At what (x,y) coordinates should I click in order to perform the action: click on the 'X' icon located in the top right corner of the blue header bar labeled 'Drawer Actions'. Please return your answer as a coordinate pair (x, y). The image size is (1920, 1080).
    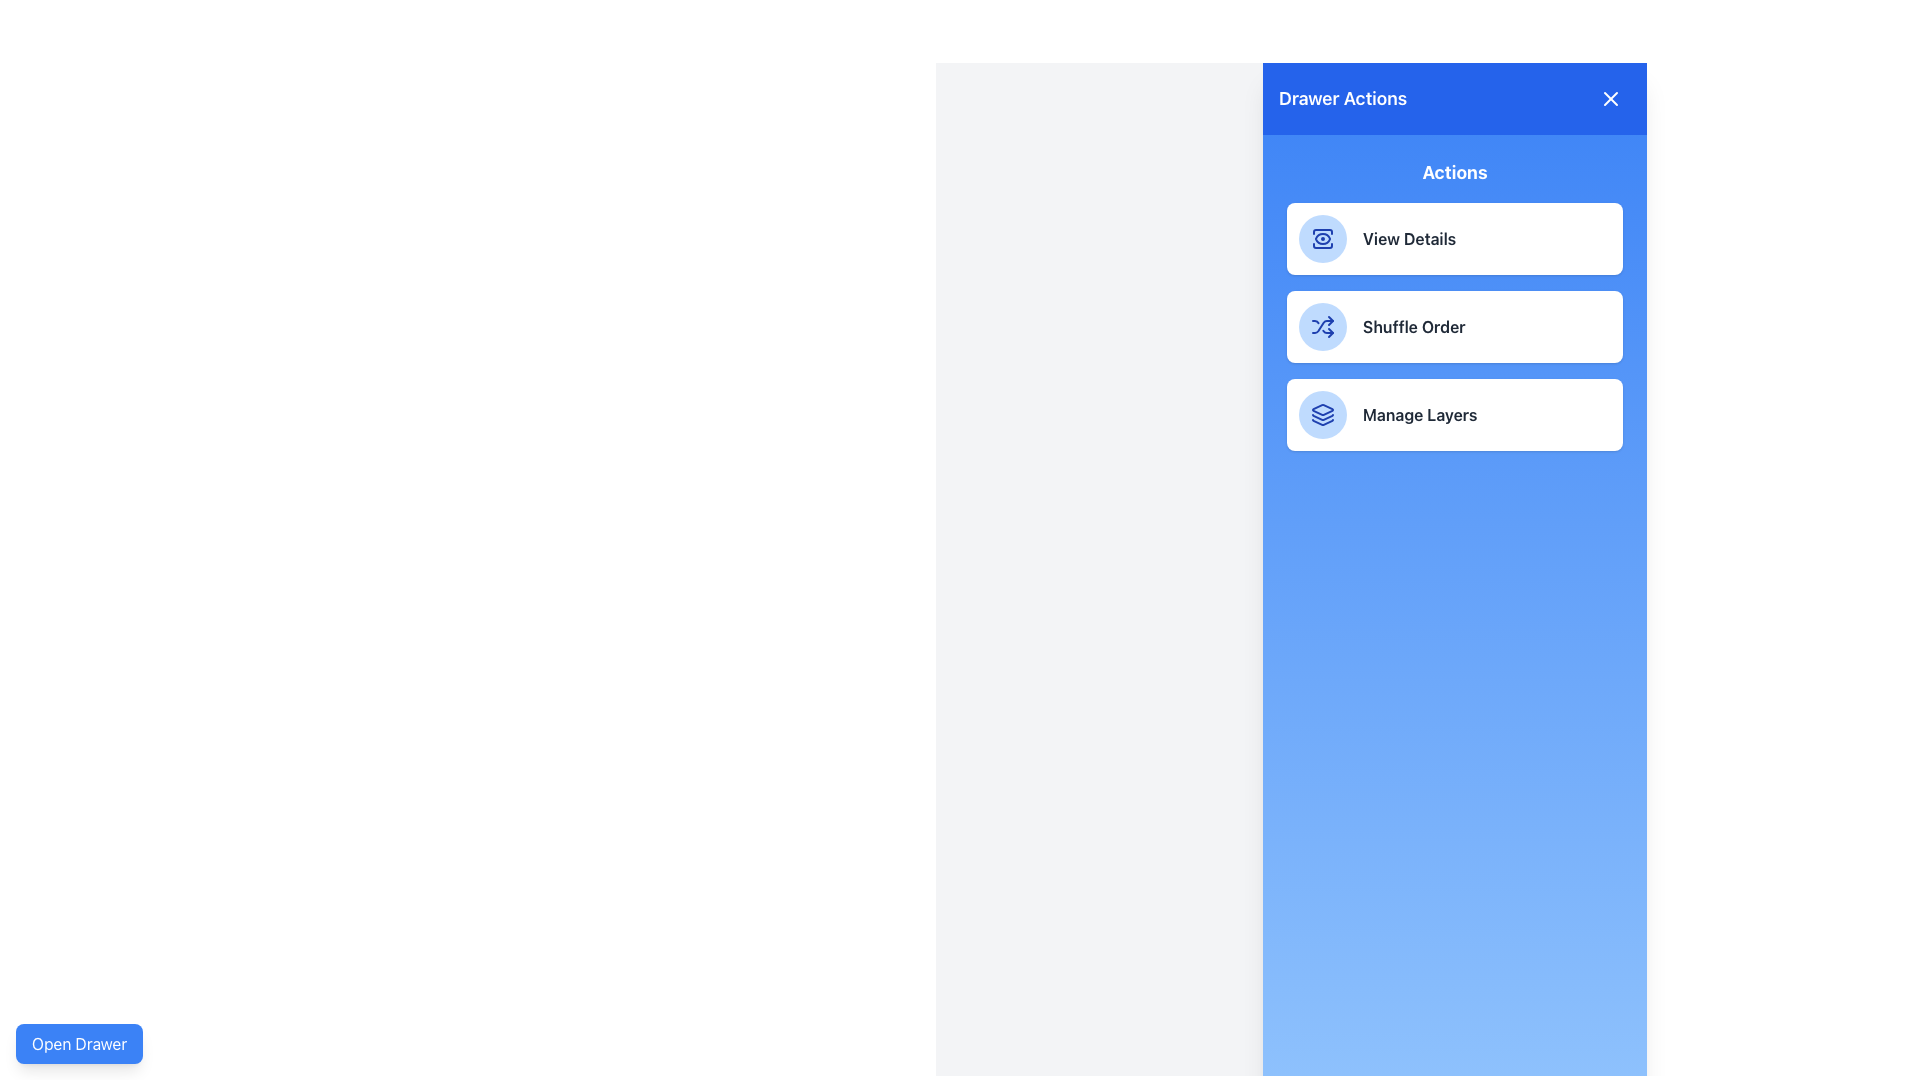
    Looking at the image, I should click on (1611, 99).